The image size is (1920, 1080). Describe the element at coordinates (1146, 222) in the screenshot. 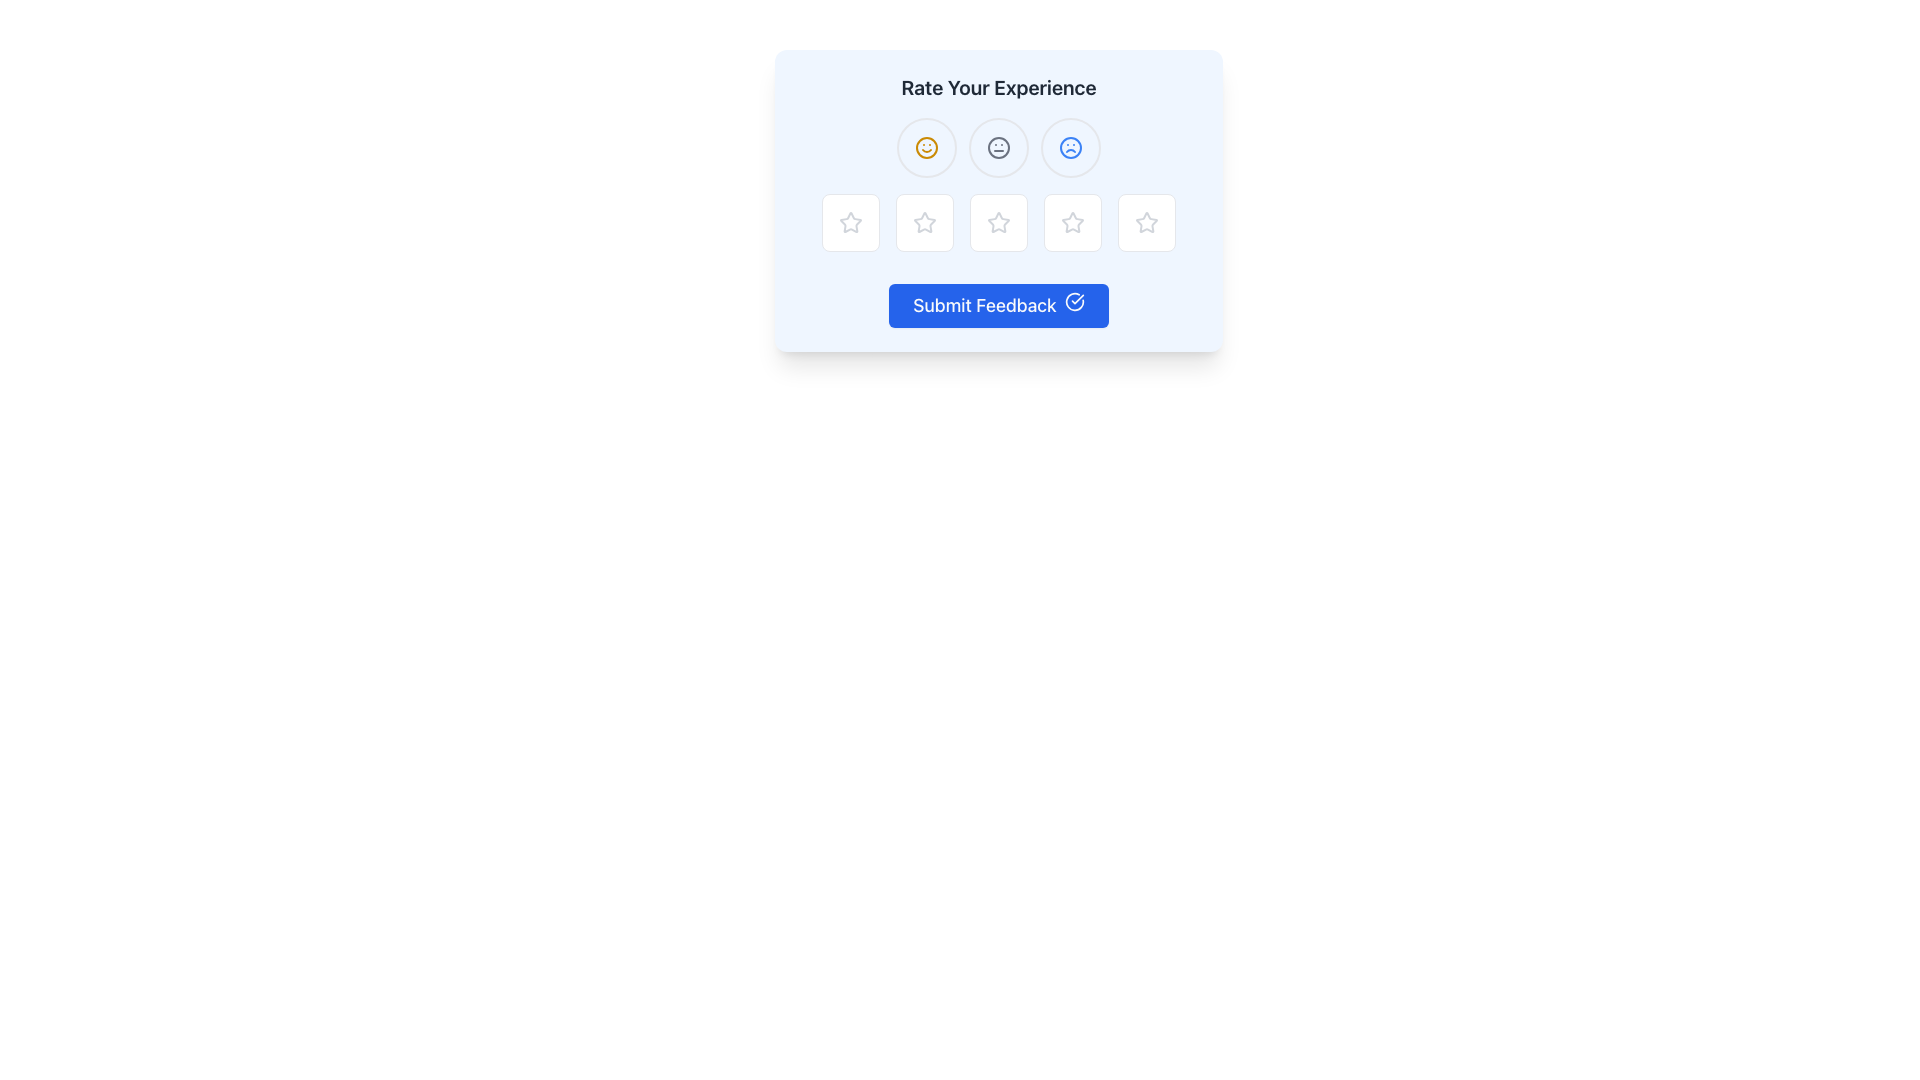

I see `the fifth star icon in the rating component` at that location.